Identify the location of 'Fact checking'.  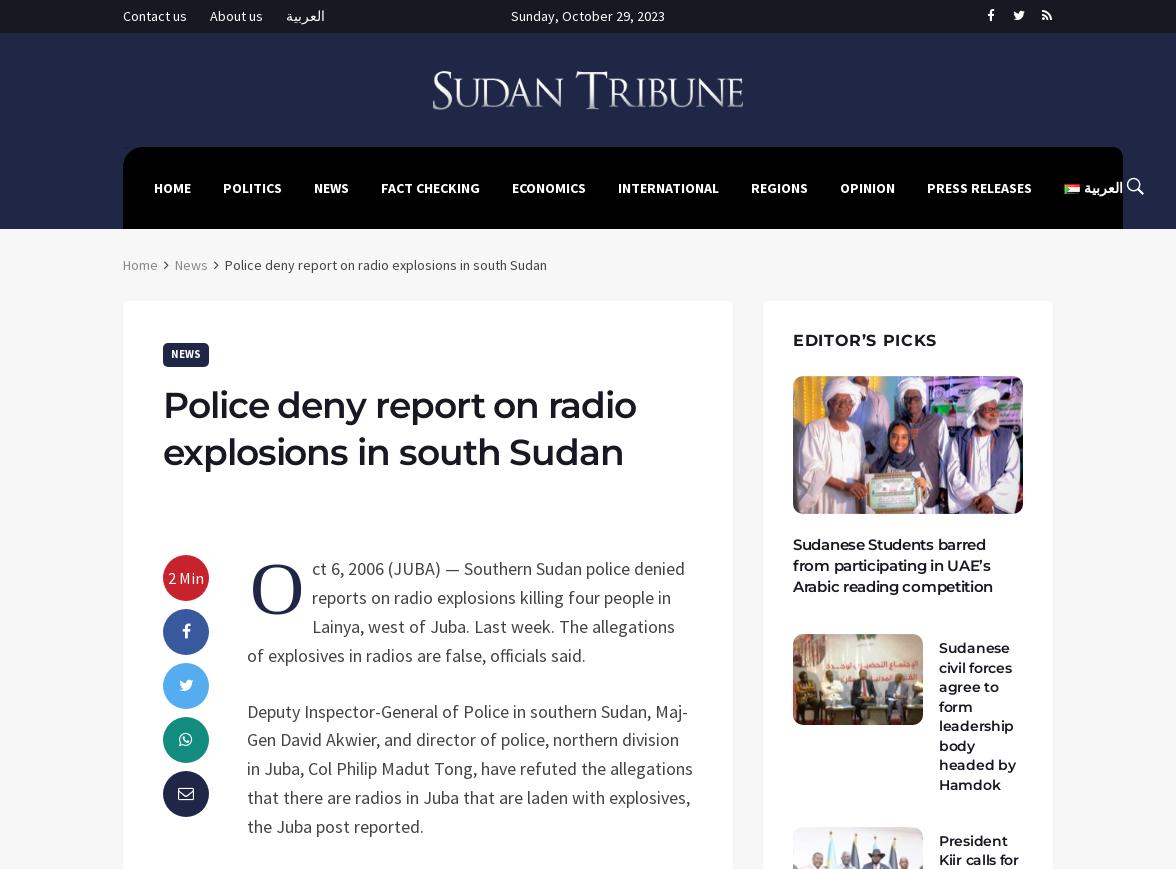
(381, 186).